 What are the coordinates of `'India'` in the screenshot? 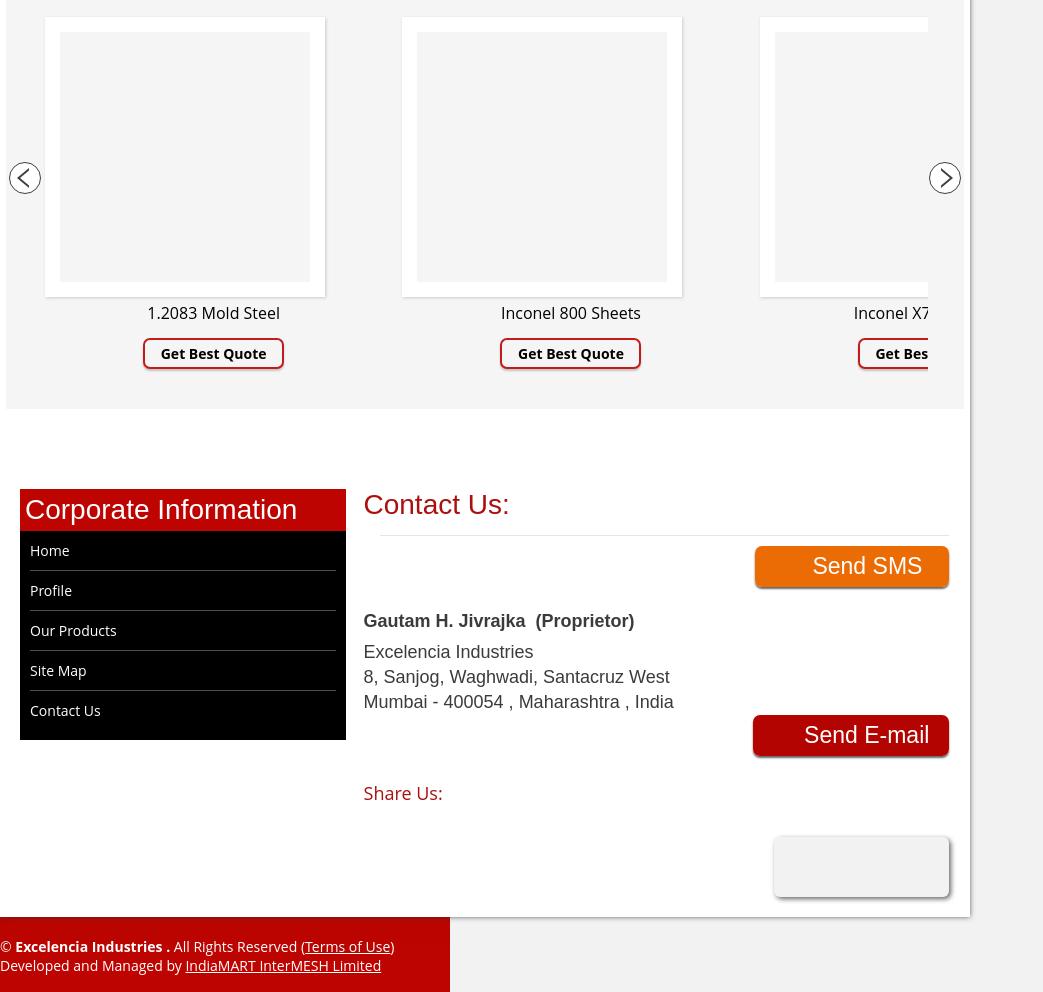 It's located at (652, 701).